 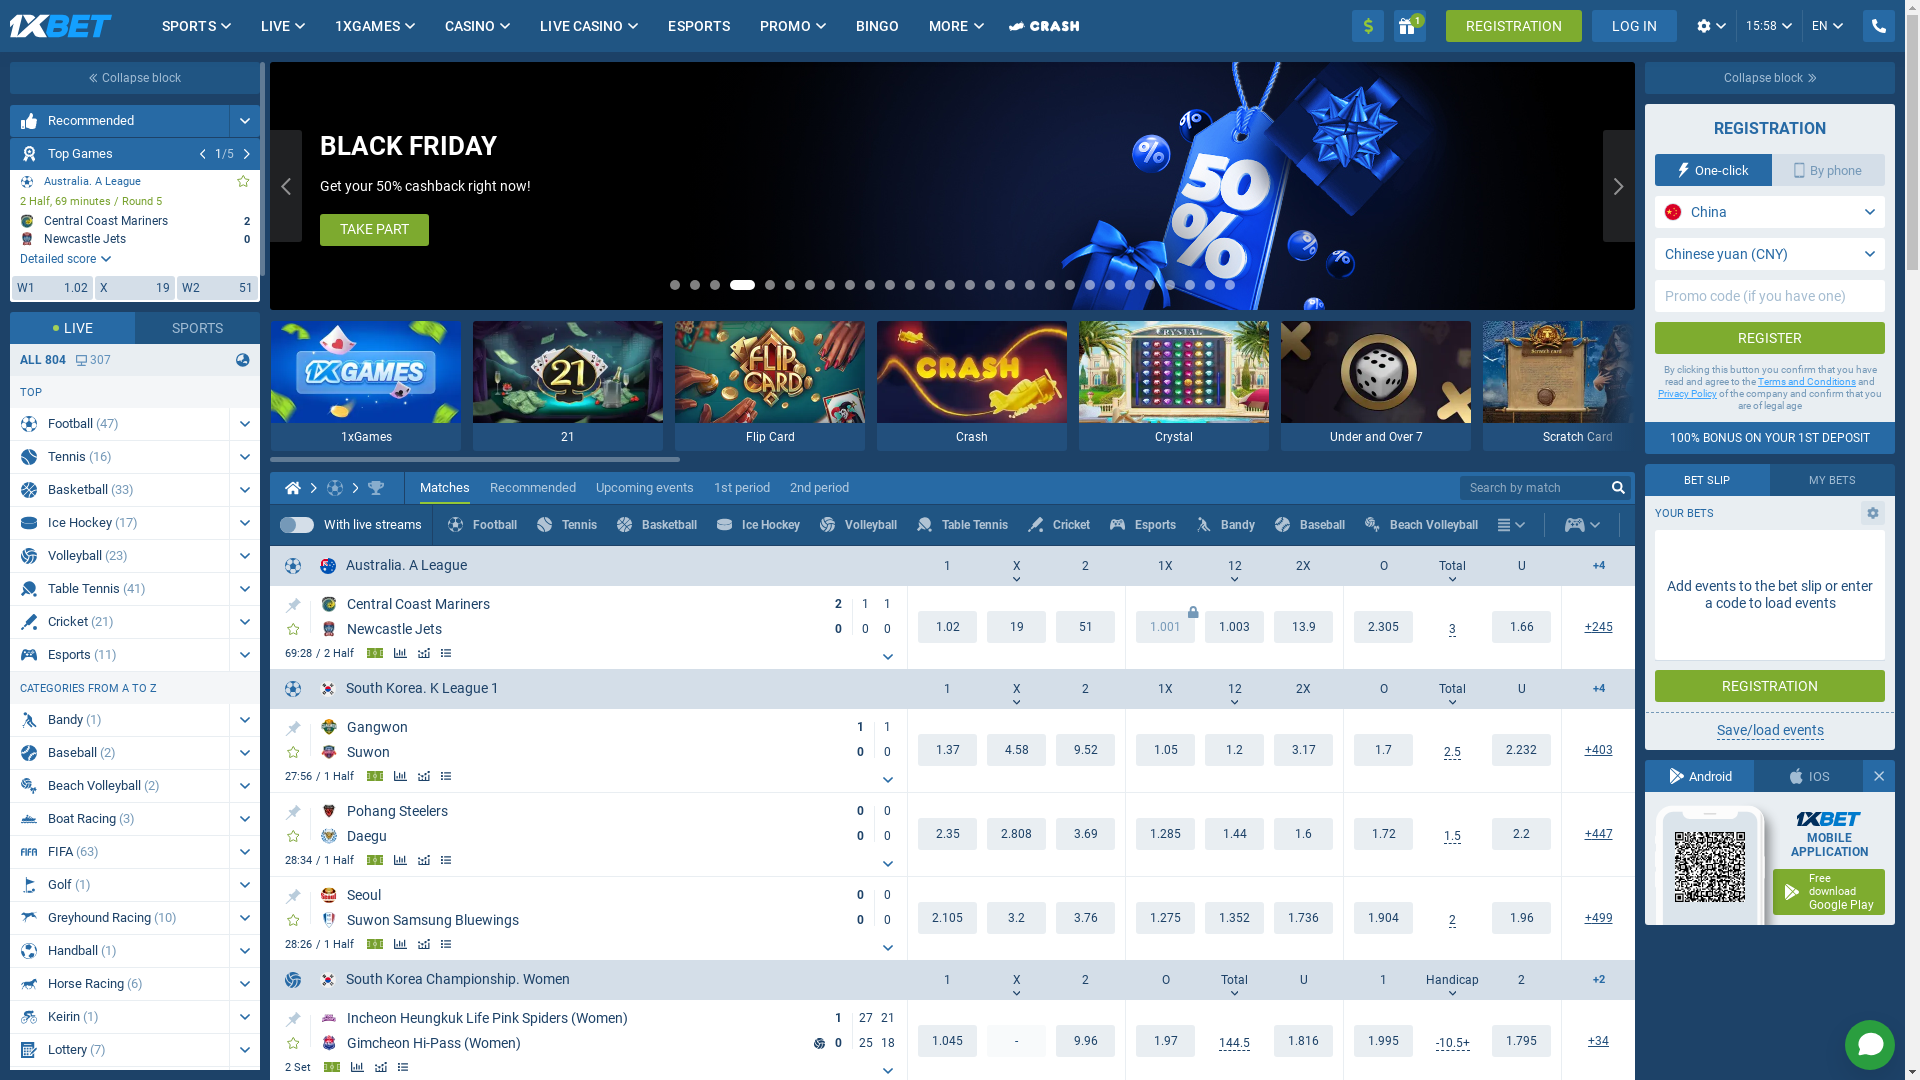 What do you see at coordinates (1434, 1042) in the screenshot?
I see `'-11.5+'` at bounding box center [1434, 1042].